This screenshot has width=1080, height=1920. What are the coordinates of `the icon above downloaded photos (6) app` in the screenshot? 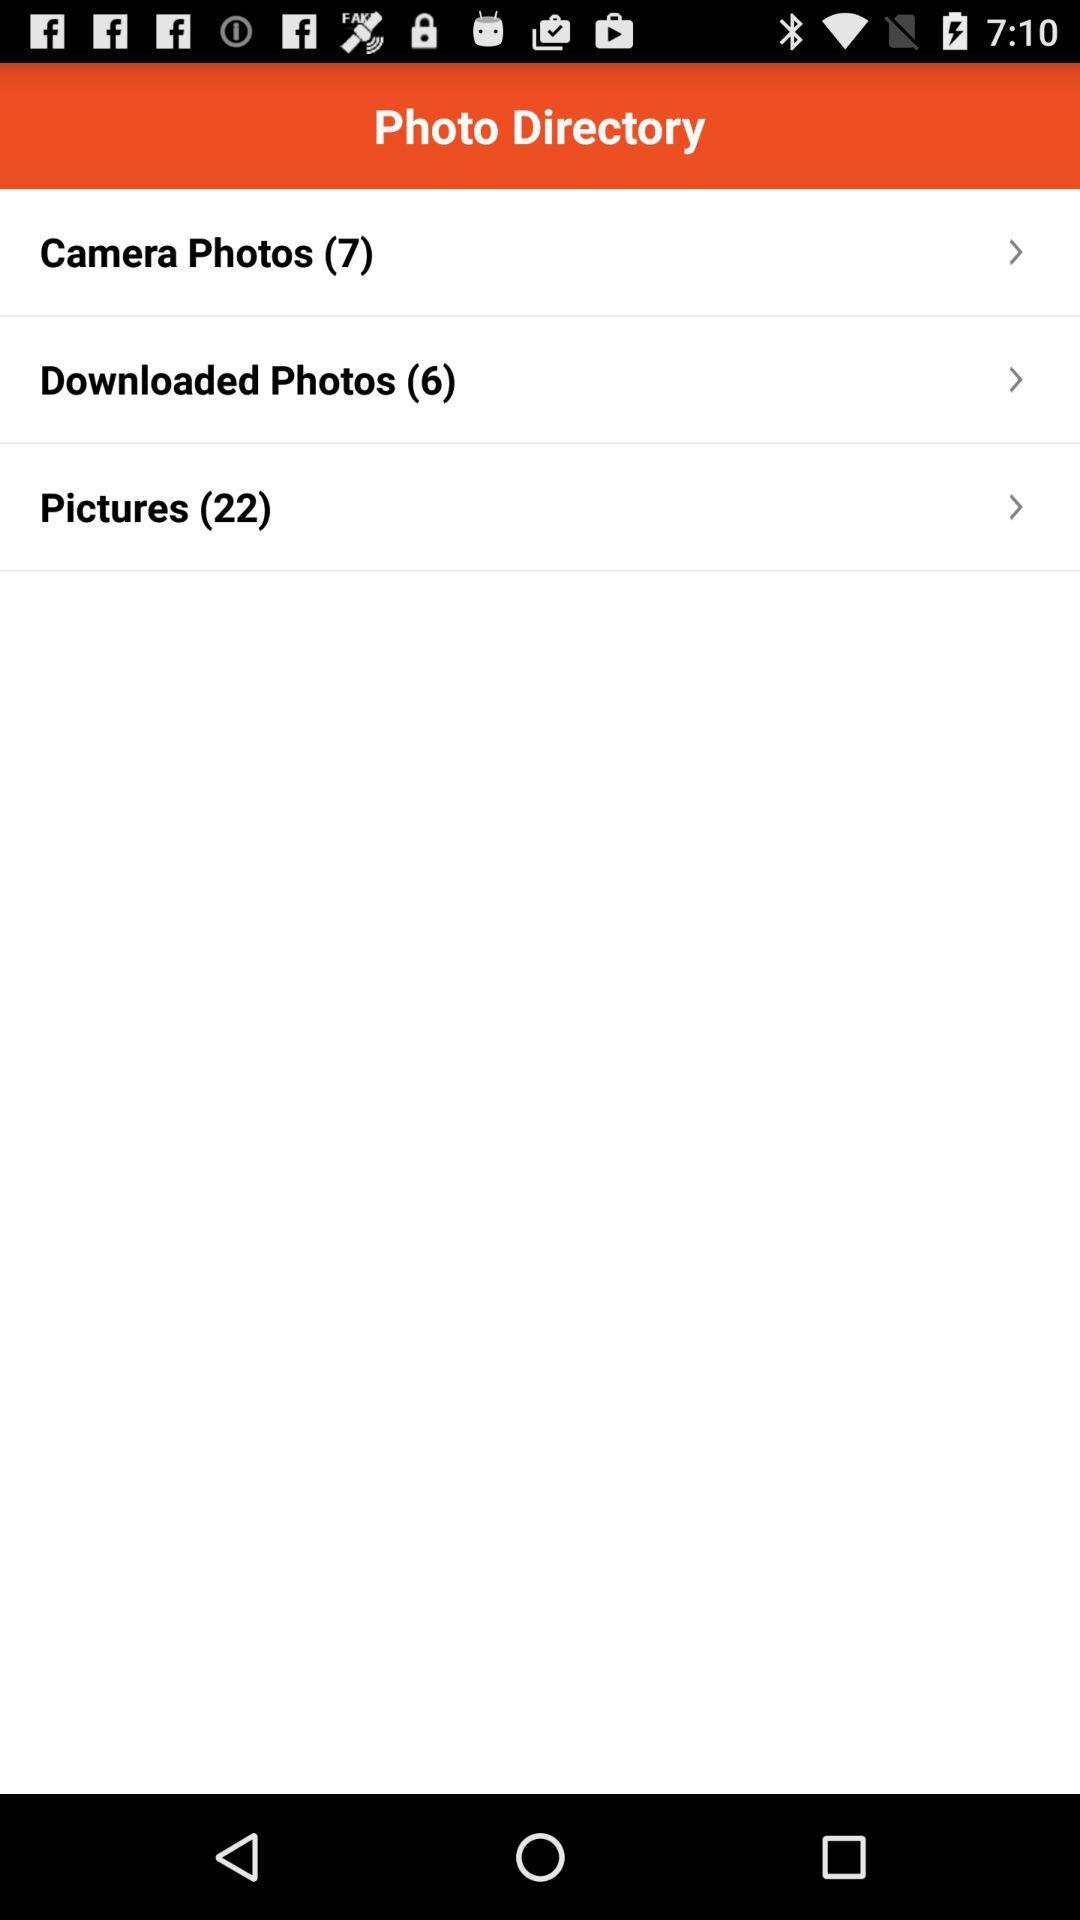 It's located at (207, 250).